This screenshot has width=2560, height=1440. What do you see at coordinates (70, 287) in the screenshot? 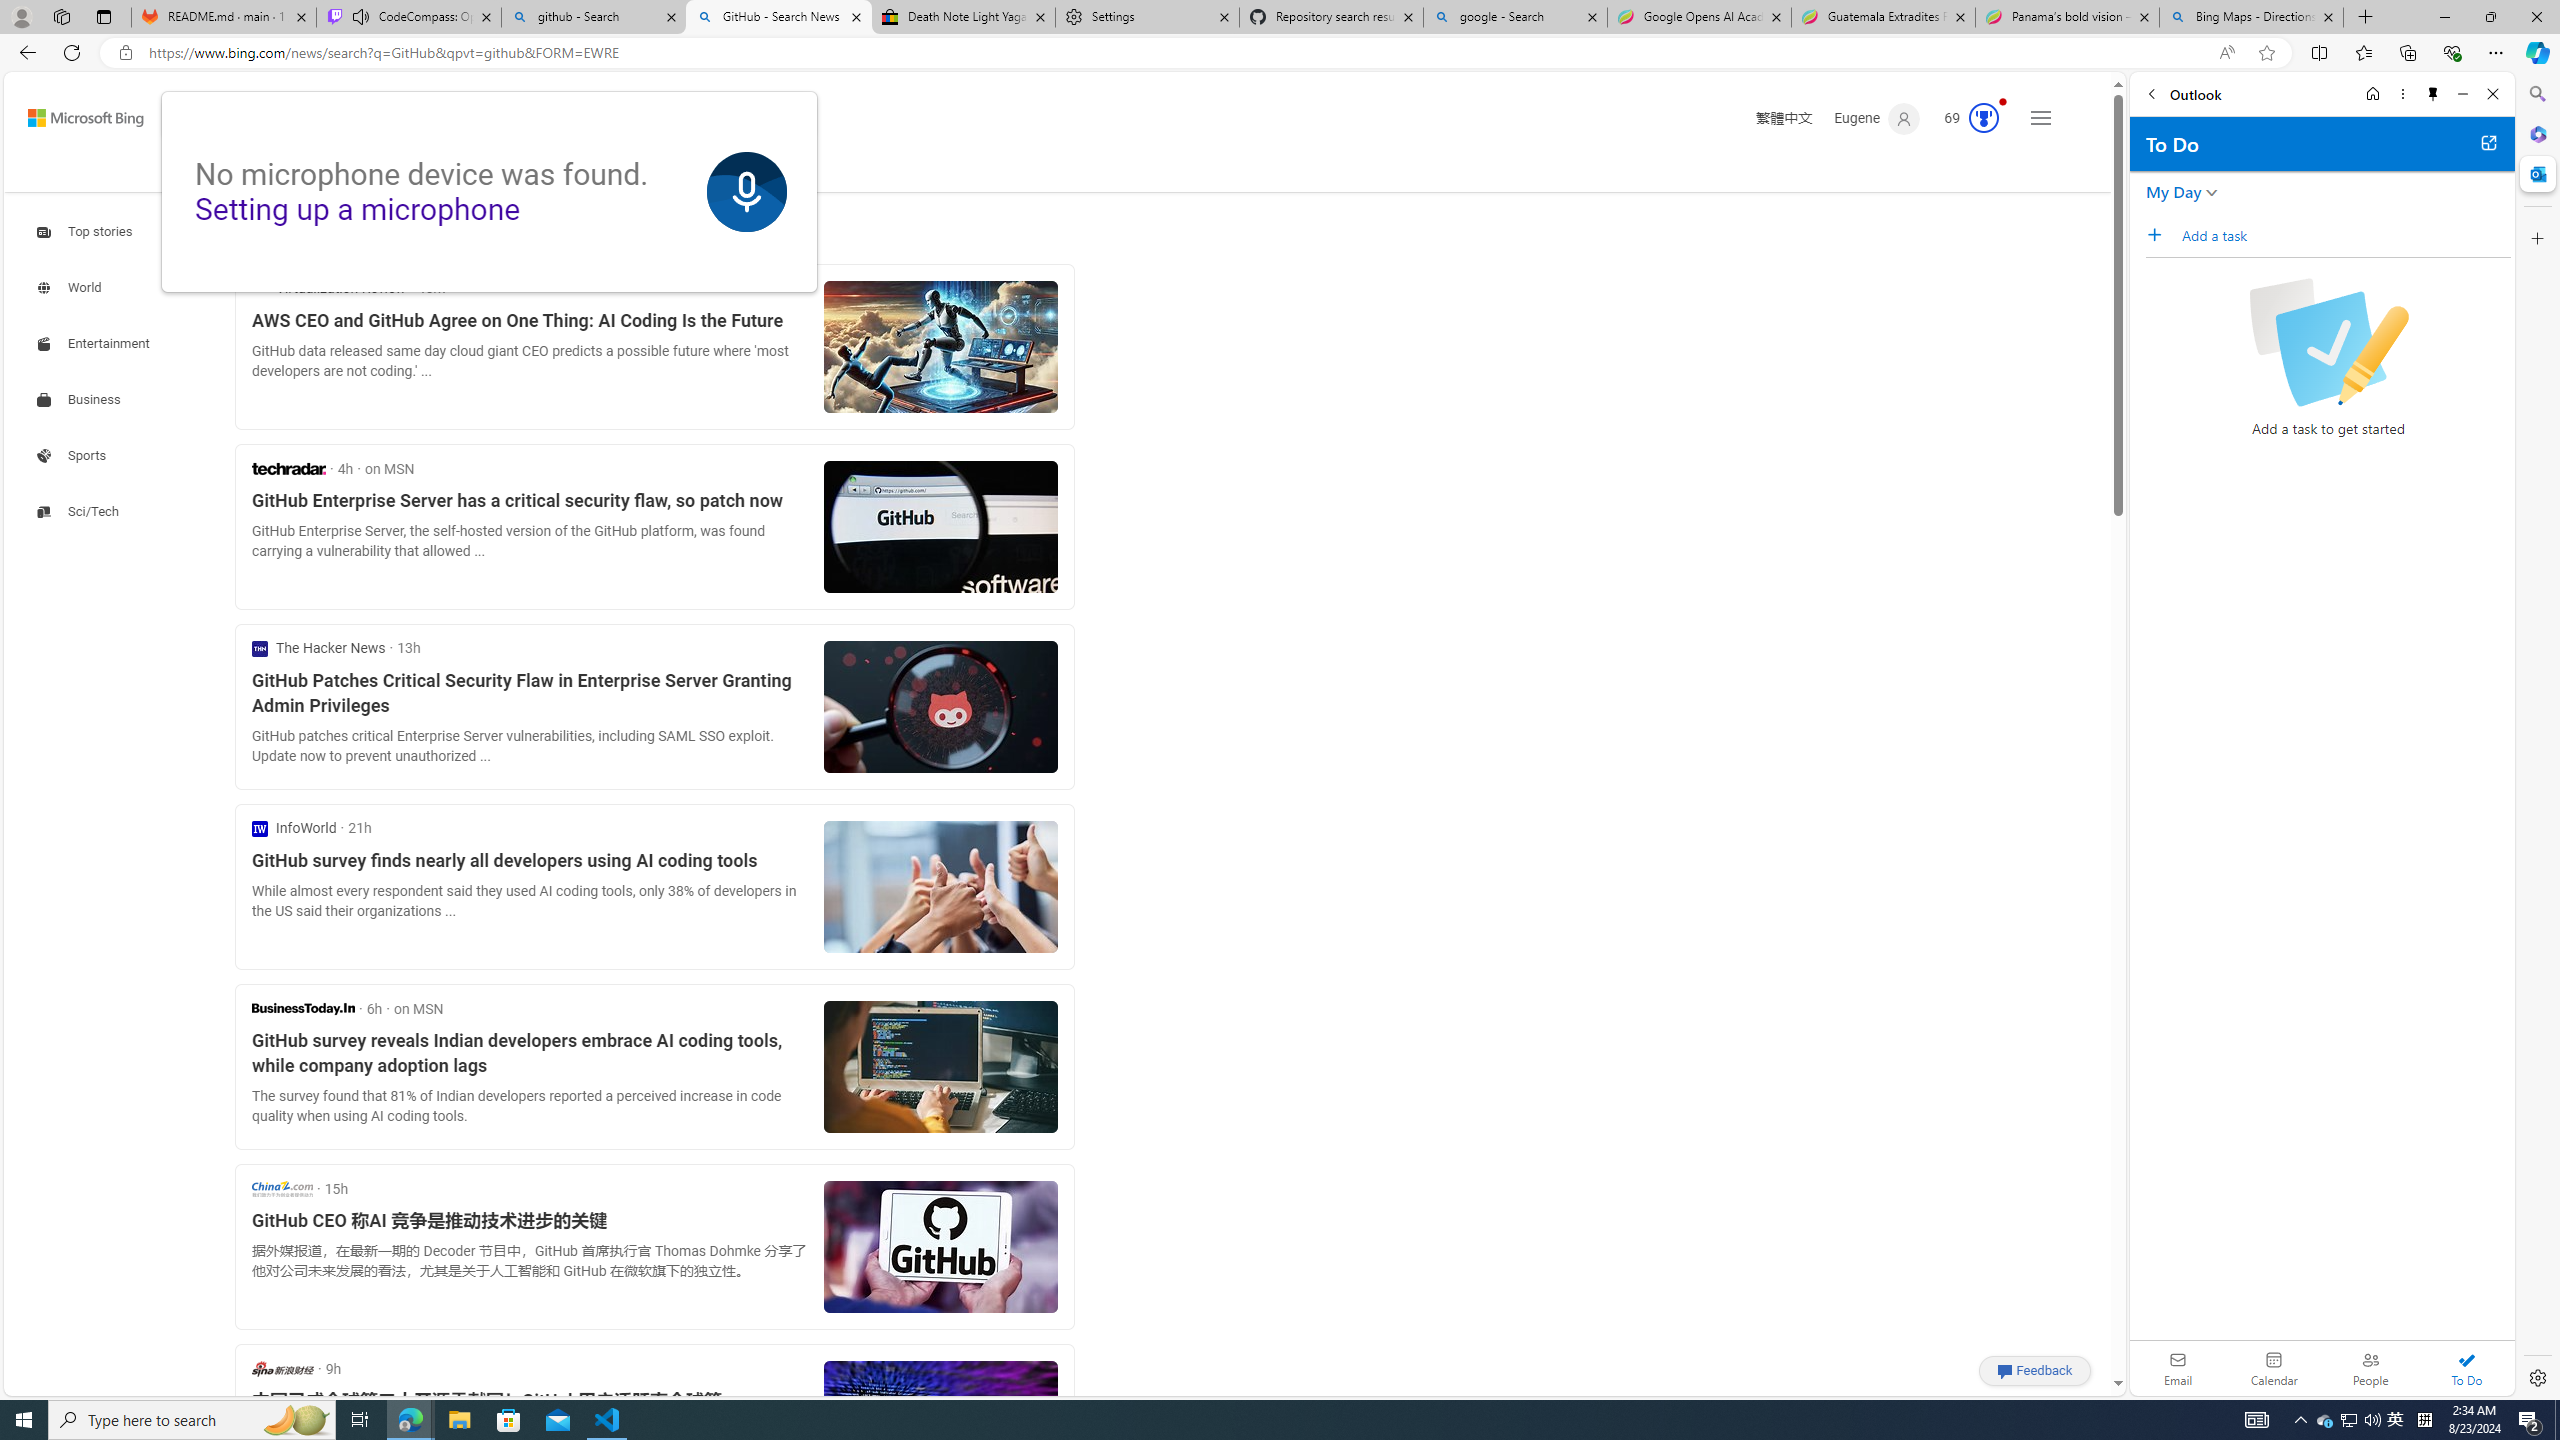
I see `'Search news about World'` at bounding box center [70, 287].